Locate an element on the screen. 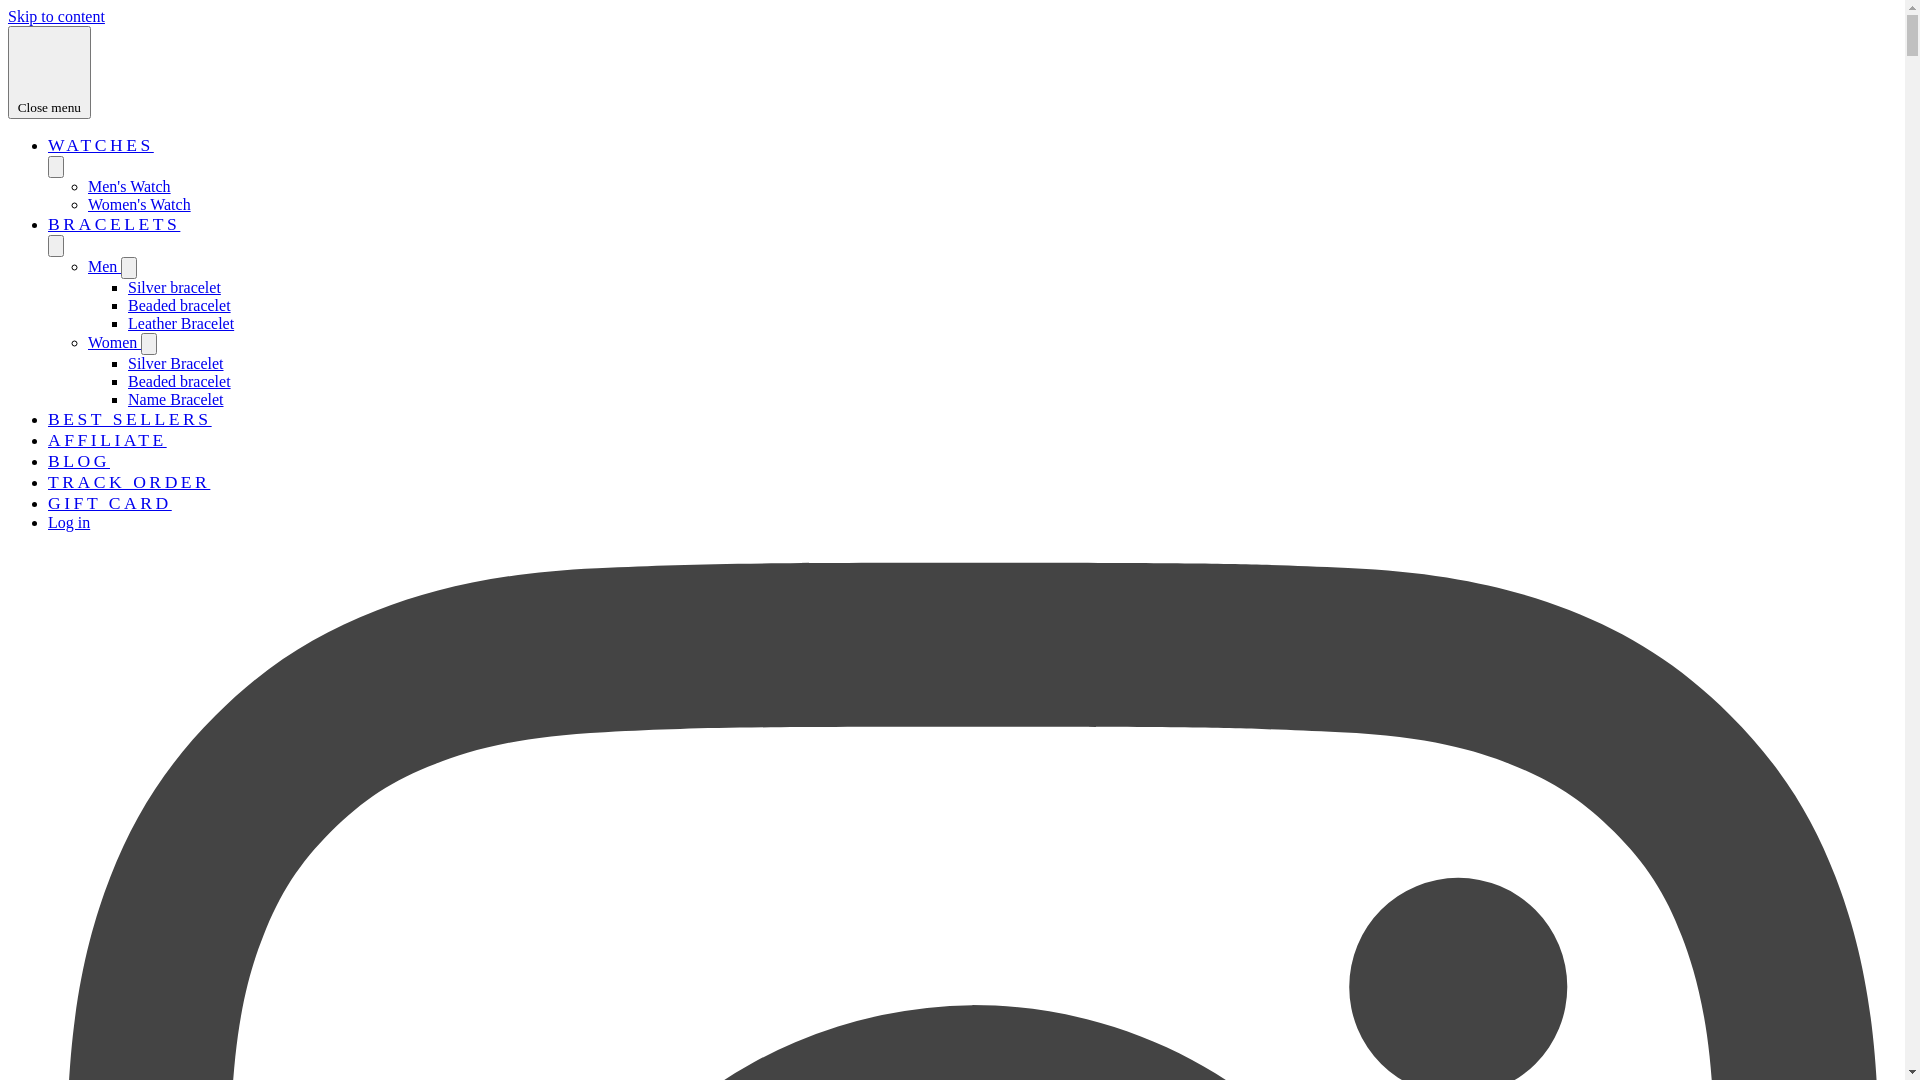  'Close menu' is located at coordinates (49, 71).